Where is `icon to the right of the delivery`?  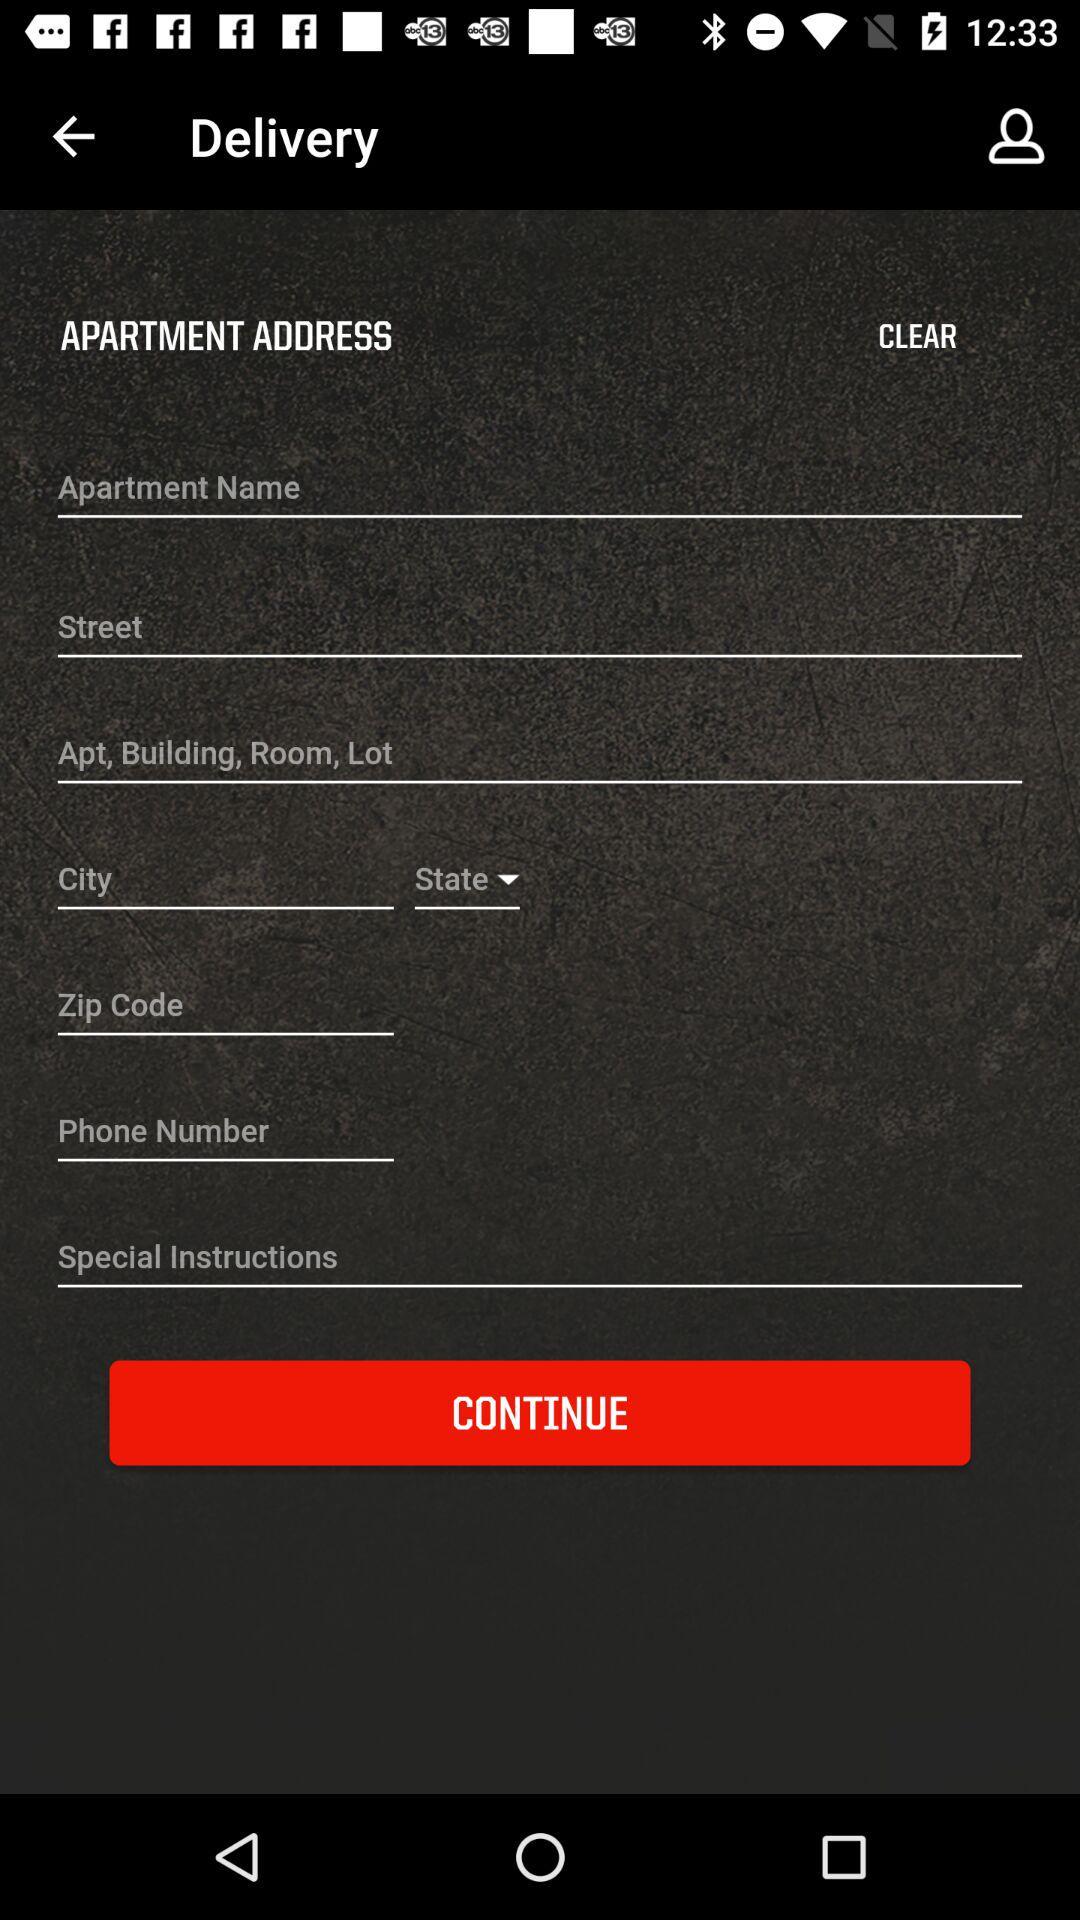
icon to the right of the delivery is located at coordinates (1017, 135).